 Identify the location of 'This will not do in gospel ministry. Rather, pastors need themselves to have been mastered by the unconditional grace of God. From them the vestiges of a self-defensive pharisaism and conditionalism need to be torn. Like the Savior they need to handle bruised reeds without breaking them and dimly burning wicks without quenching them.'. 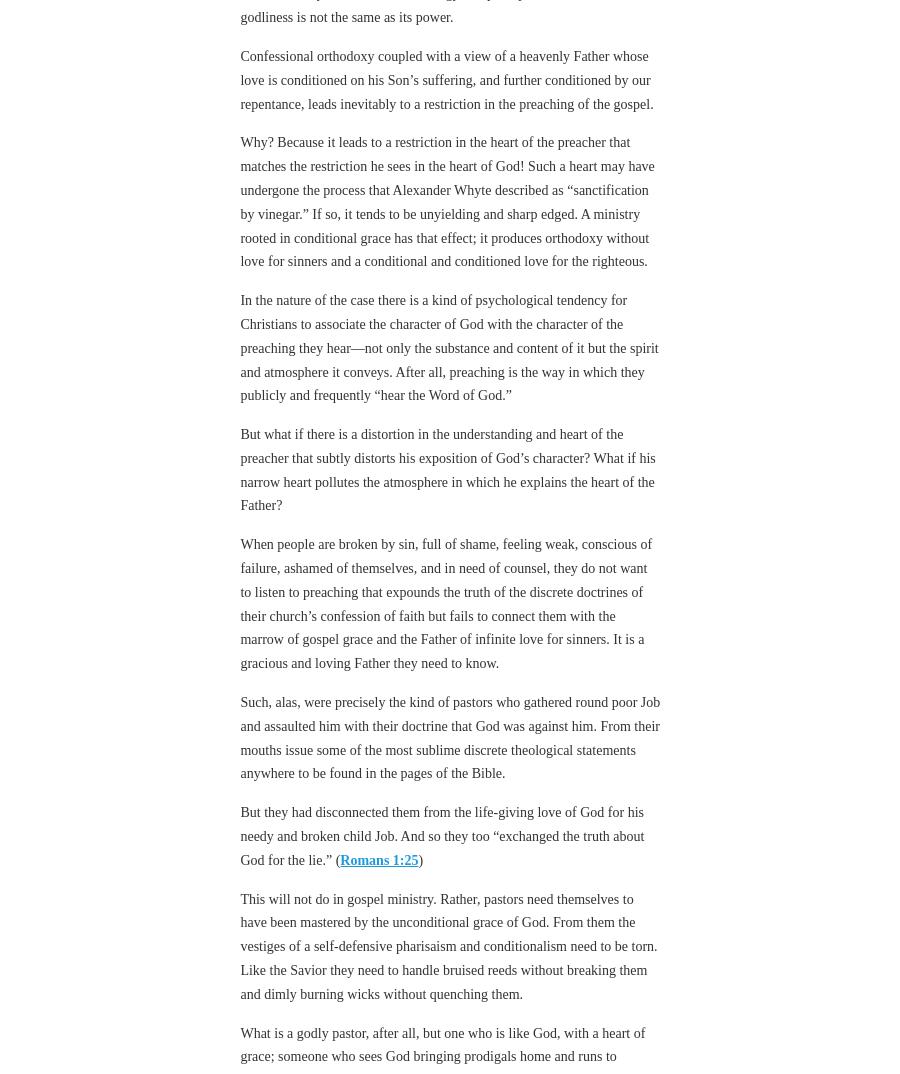
(448, 889).